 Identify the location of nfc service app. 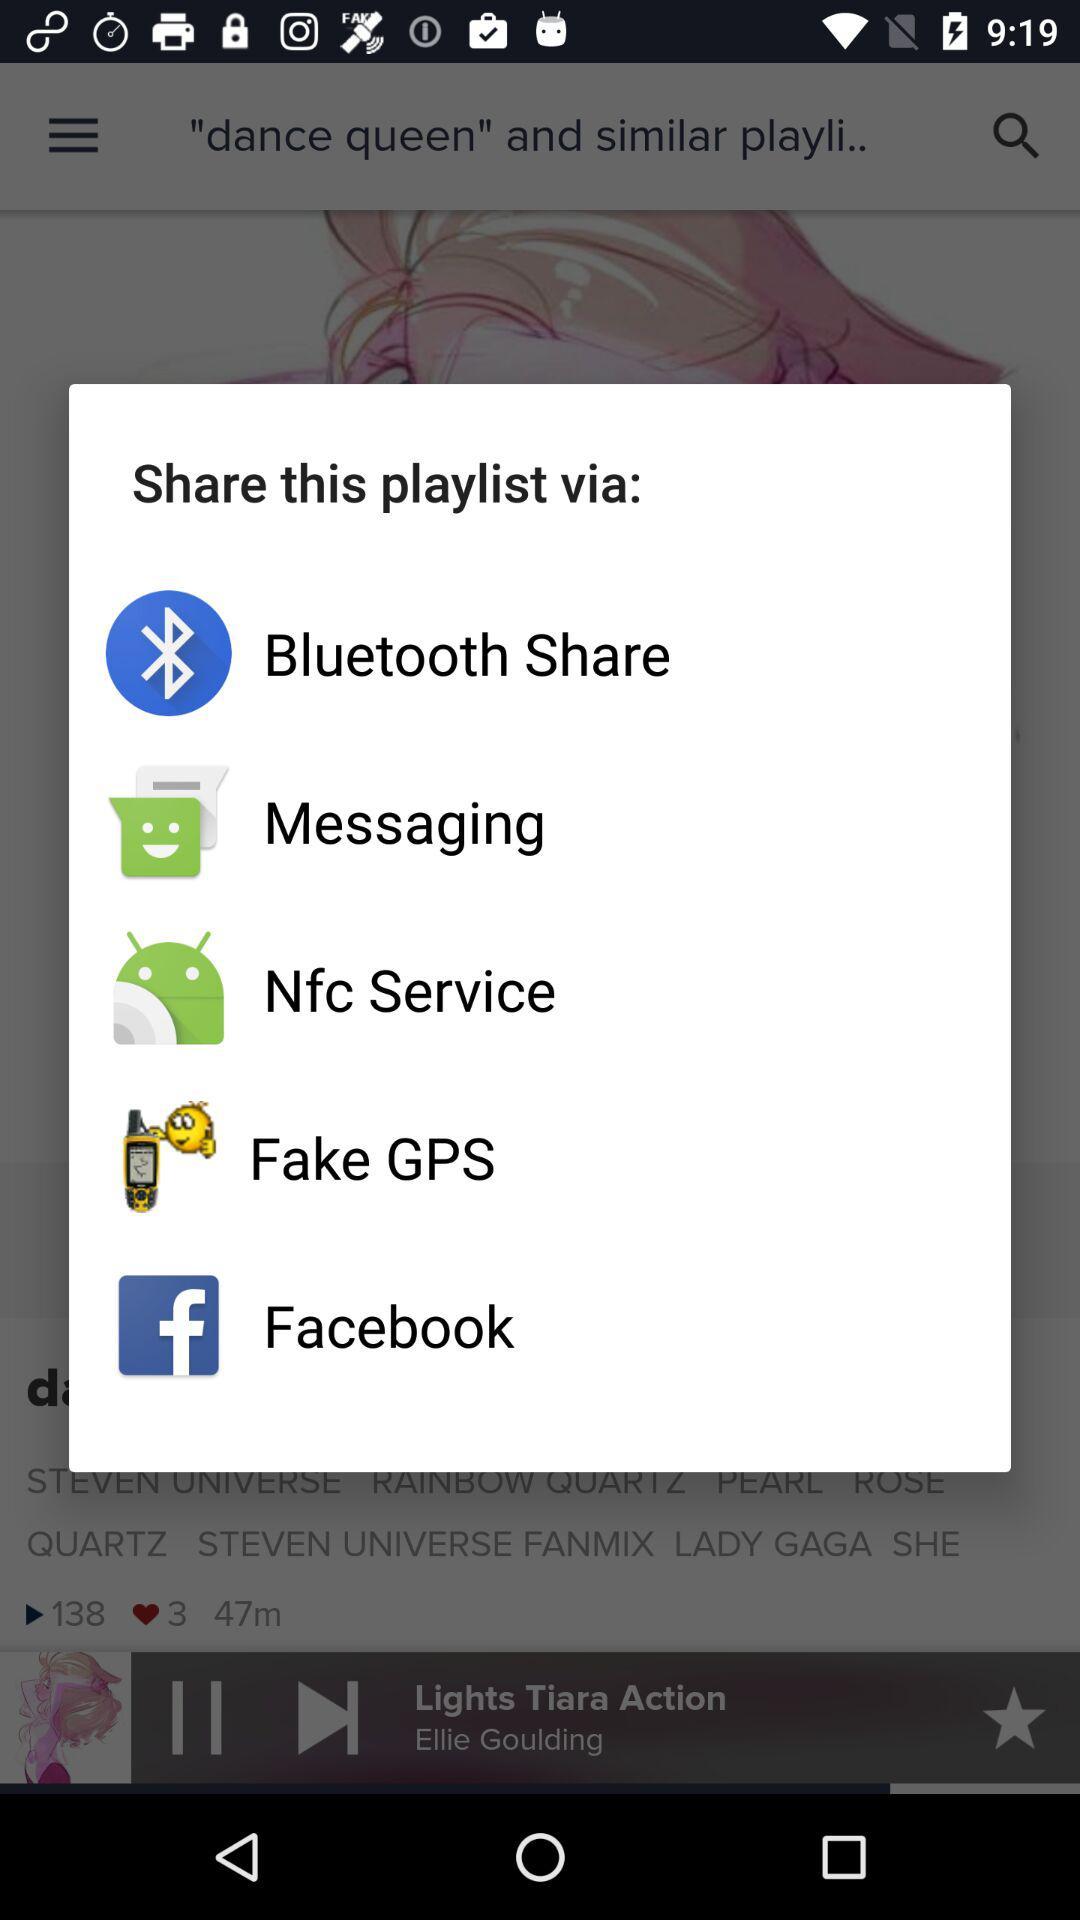
(540, 989).